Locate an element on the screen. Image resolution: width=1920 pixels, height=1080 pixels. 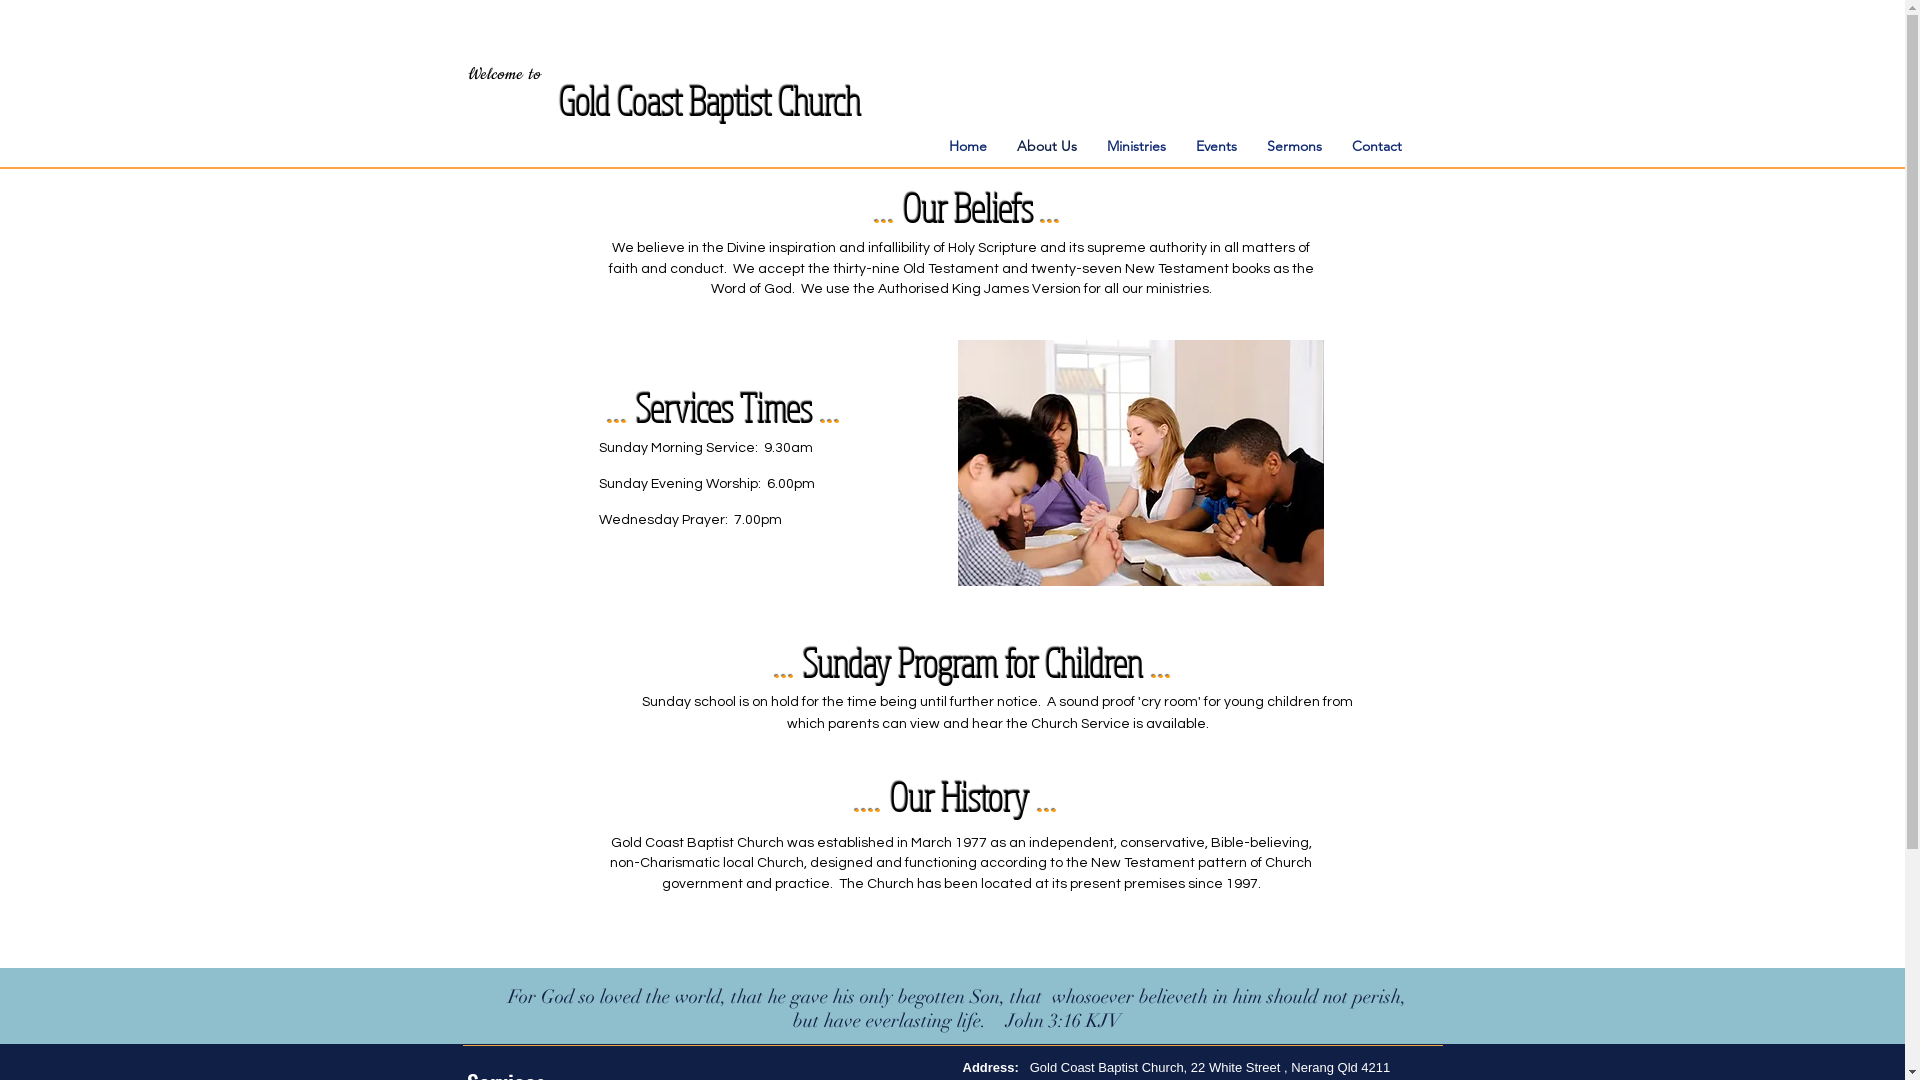
'Gold Coast Baptist Church, 22 White Street , Nerang Qld 4211' is located at coordinates (1209, 1066).